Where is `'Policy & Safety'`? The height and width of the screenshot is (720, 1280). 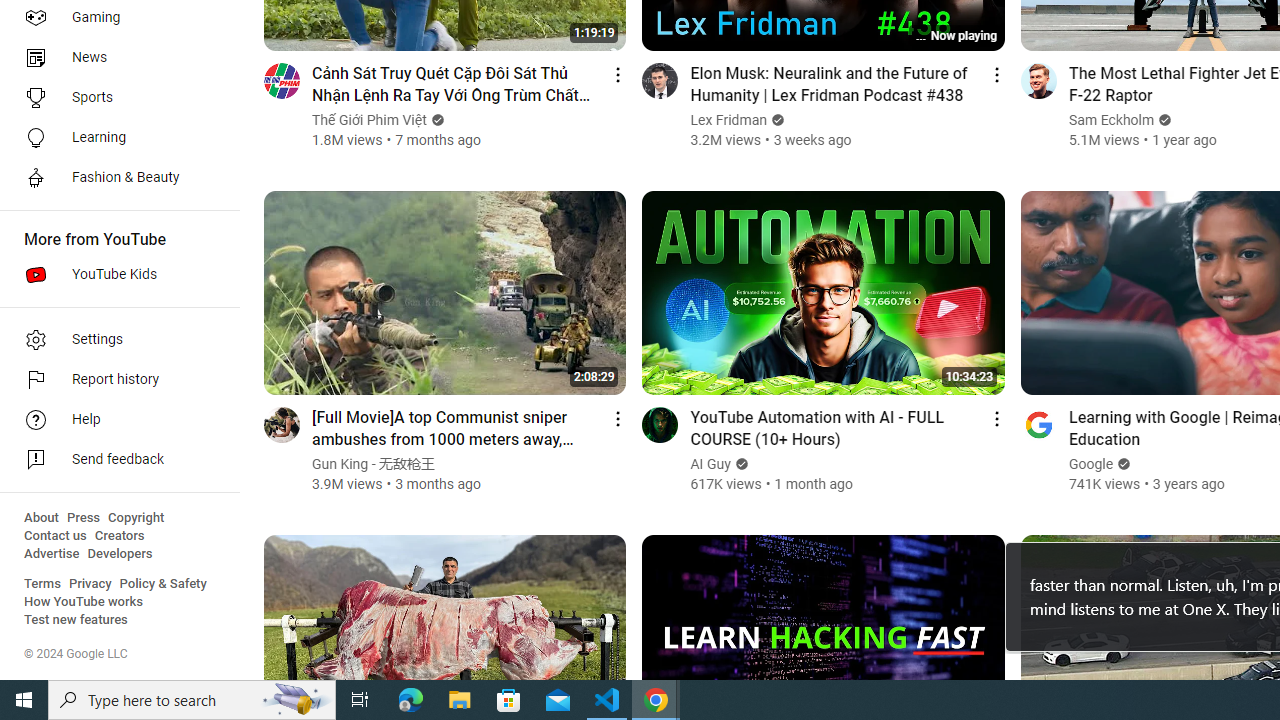
'Policy & Safety' is located at coordinates (163, 584).